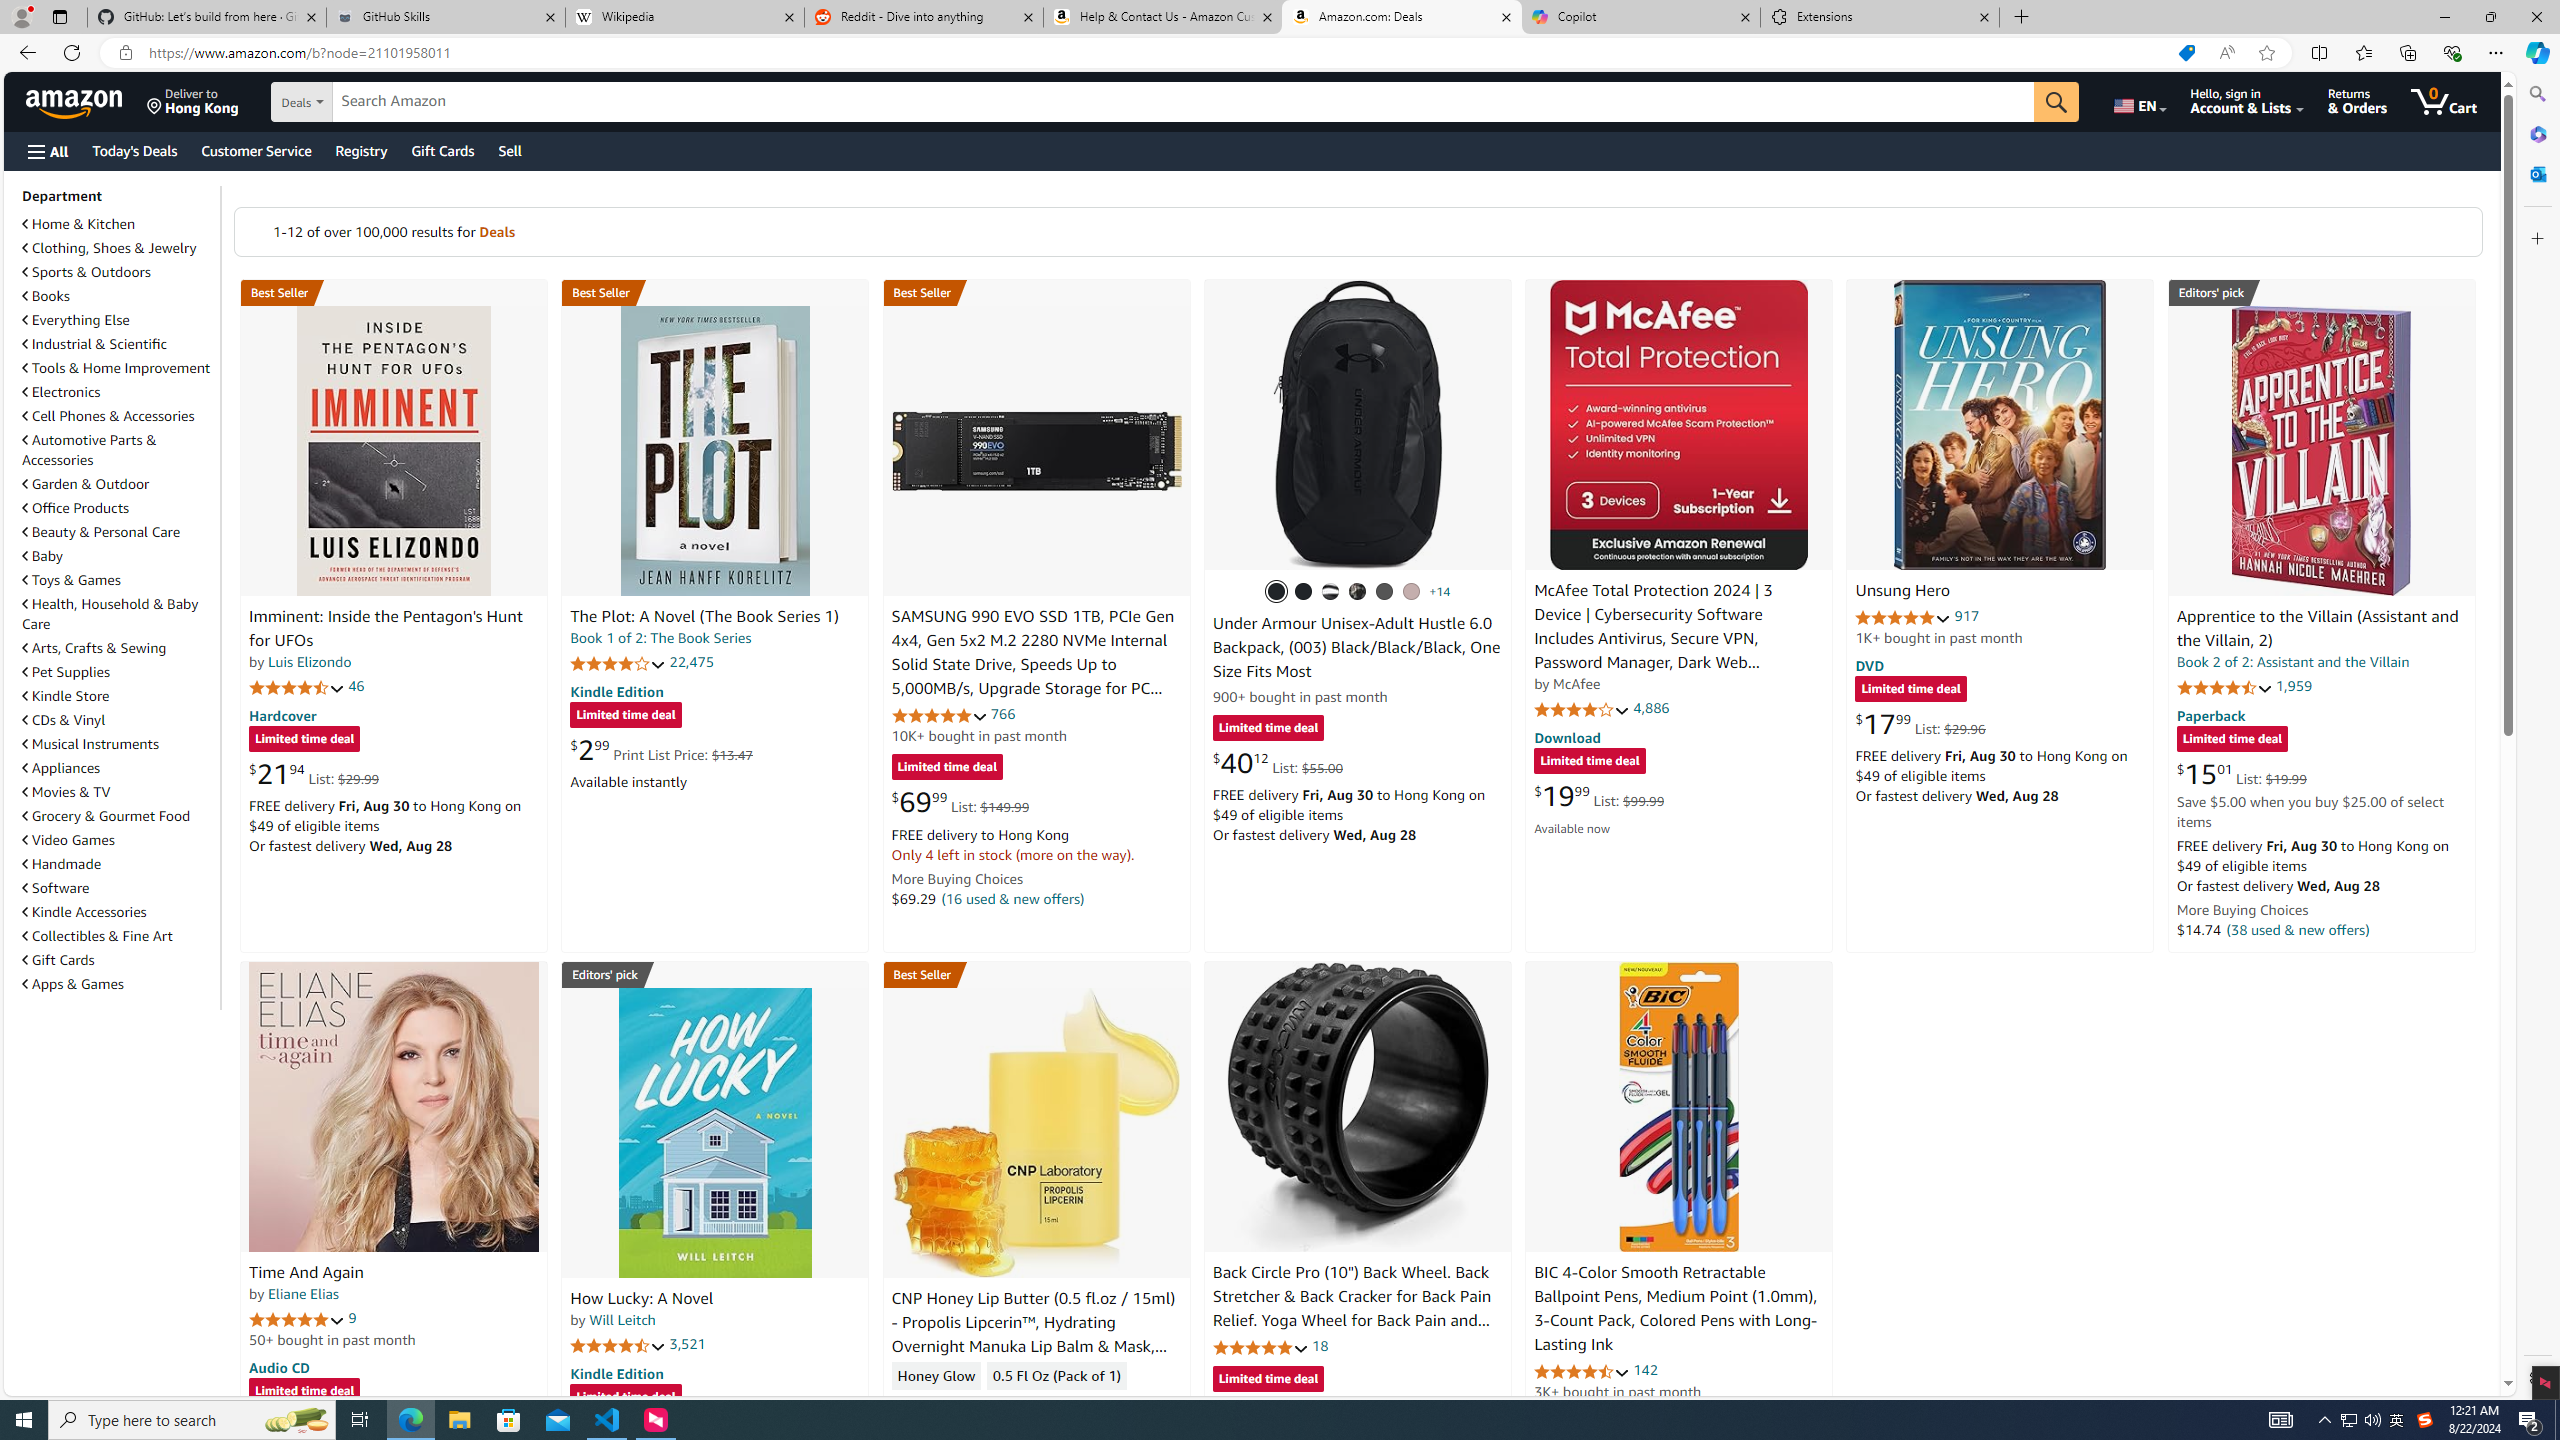 This screenshot has height=1440, width=2560. Describe the element at coordinates (313, 773) in the screenshot. I see `'$21.94 List: $29.99'` at that location.